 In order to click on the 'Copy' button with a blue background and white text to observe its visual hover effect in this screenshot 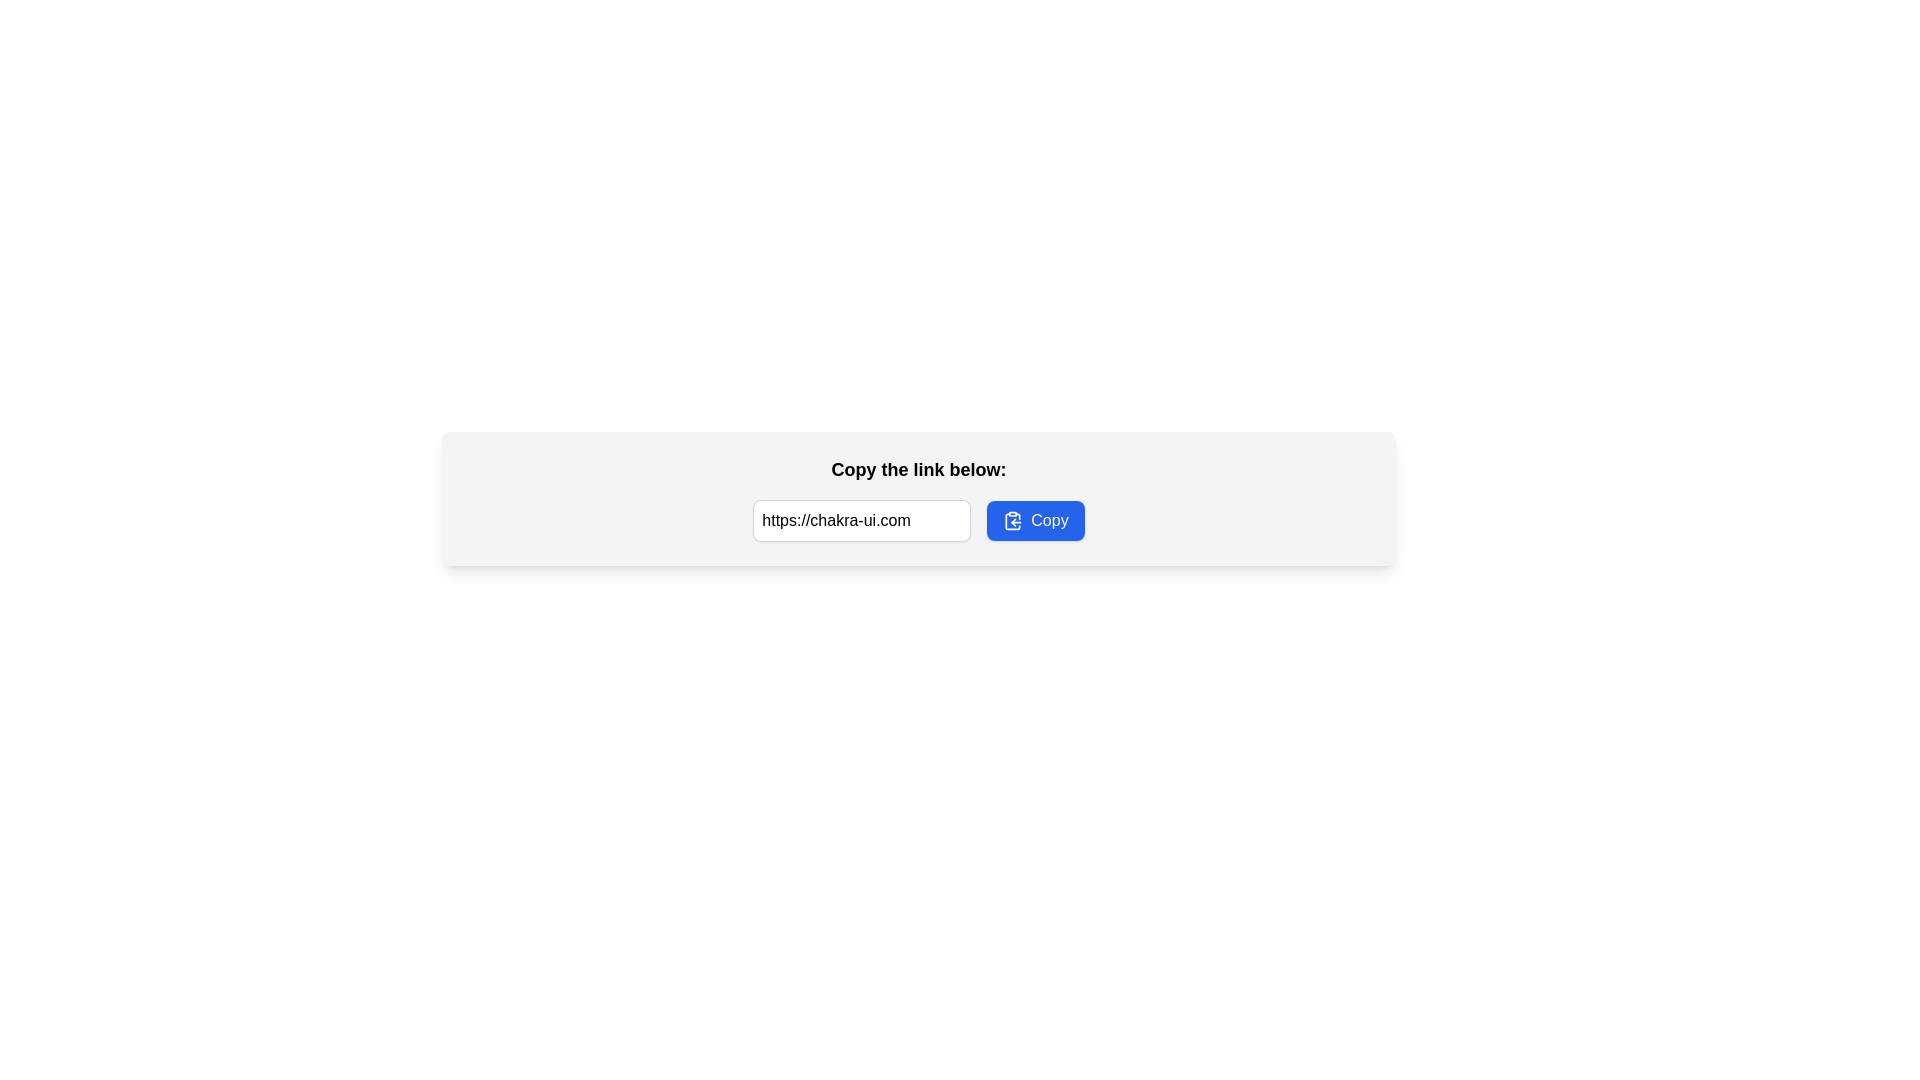, I will do `click(1036, 519)`.